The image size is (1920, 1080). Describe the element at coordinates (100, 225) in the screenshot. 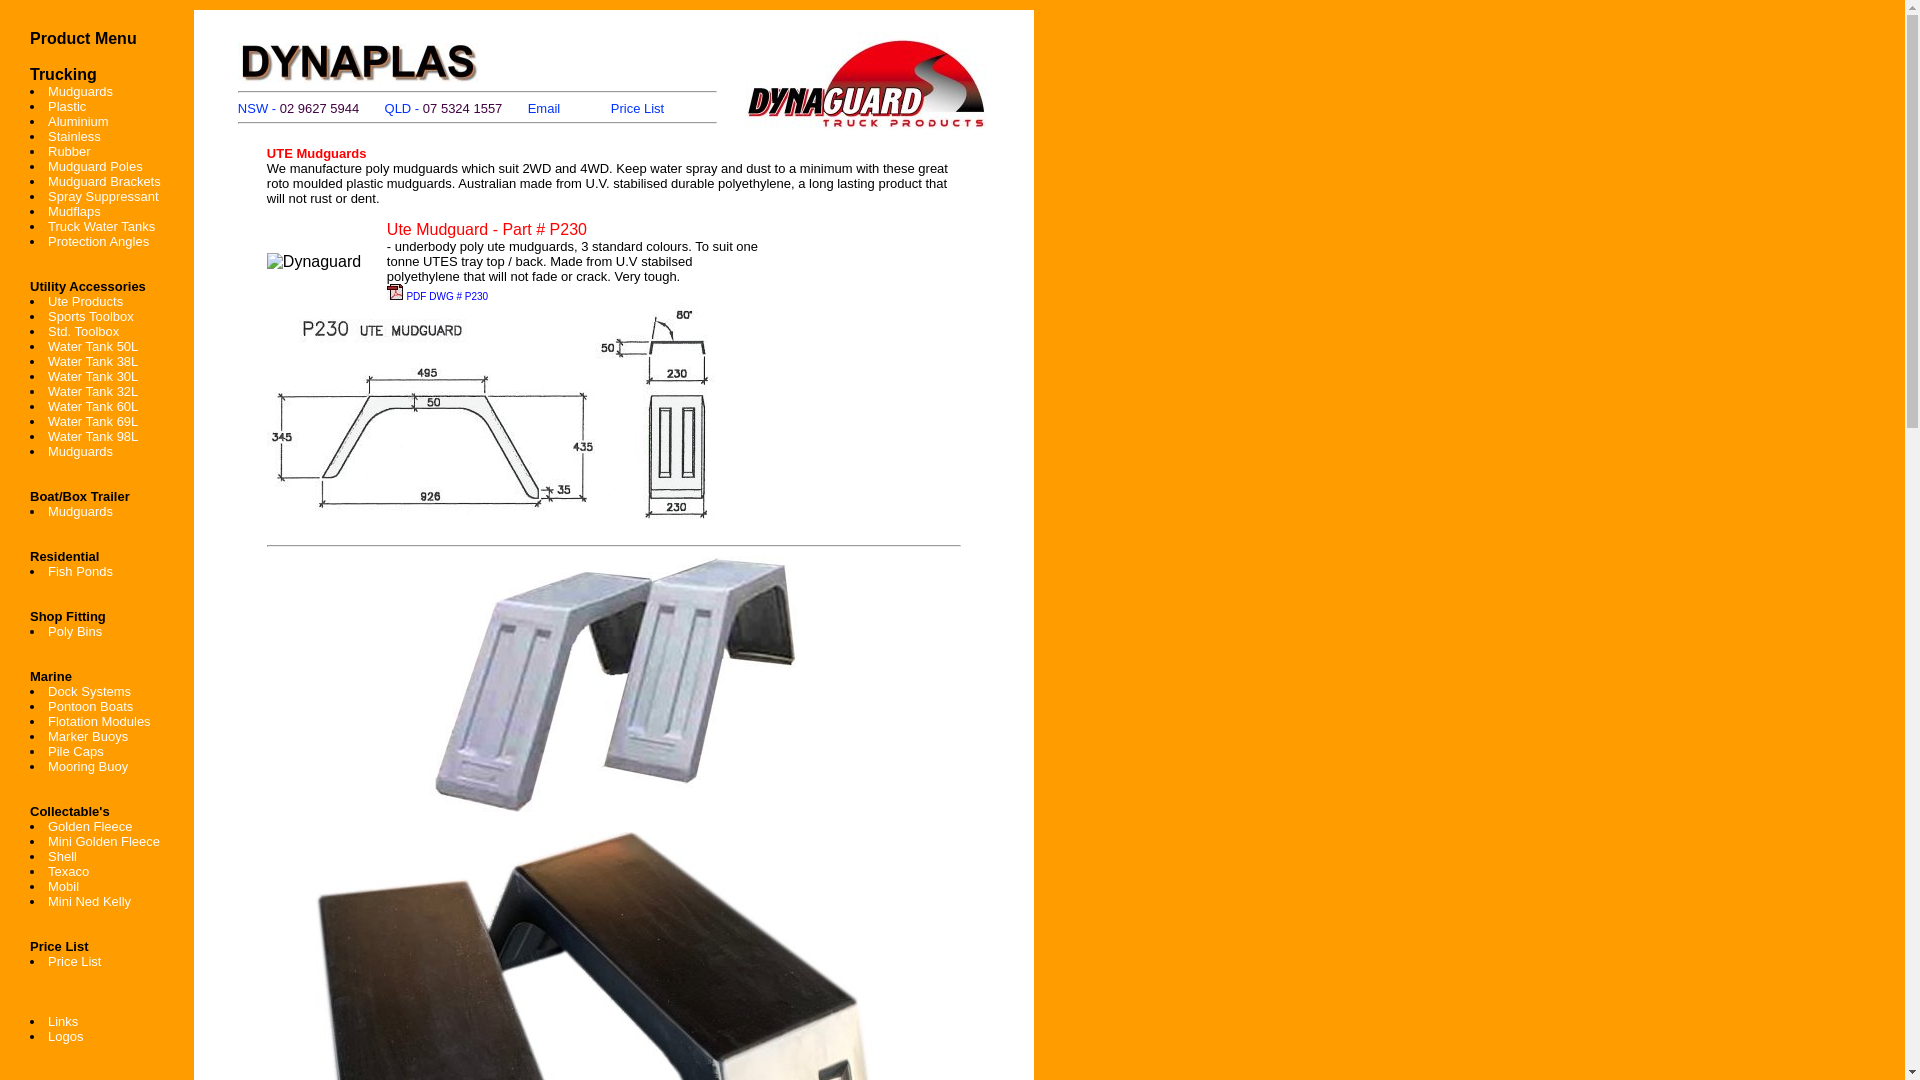

I see `'Truck Water Tanks'` at that location.